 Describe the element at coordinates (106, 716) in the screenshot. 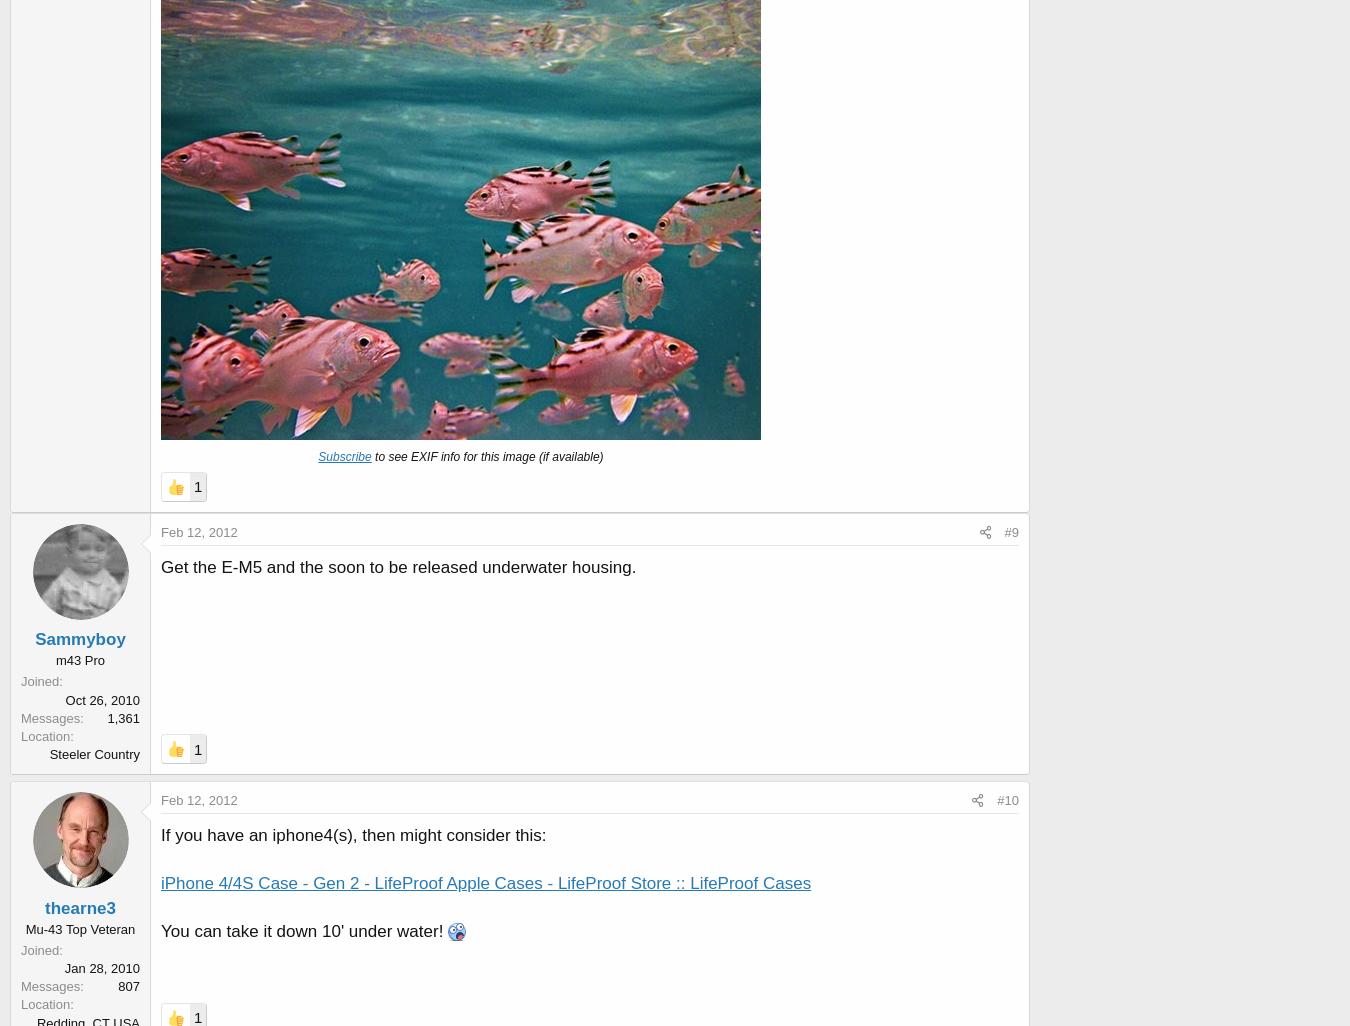

I see `'1,361'` at that location.